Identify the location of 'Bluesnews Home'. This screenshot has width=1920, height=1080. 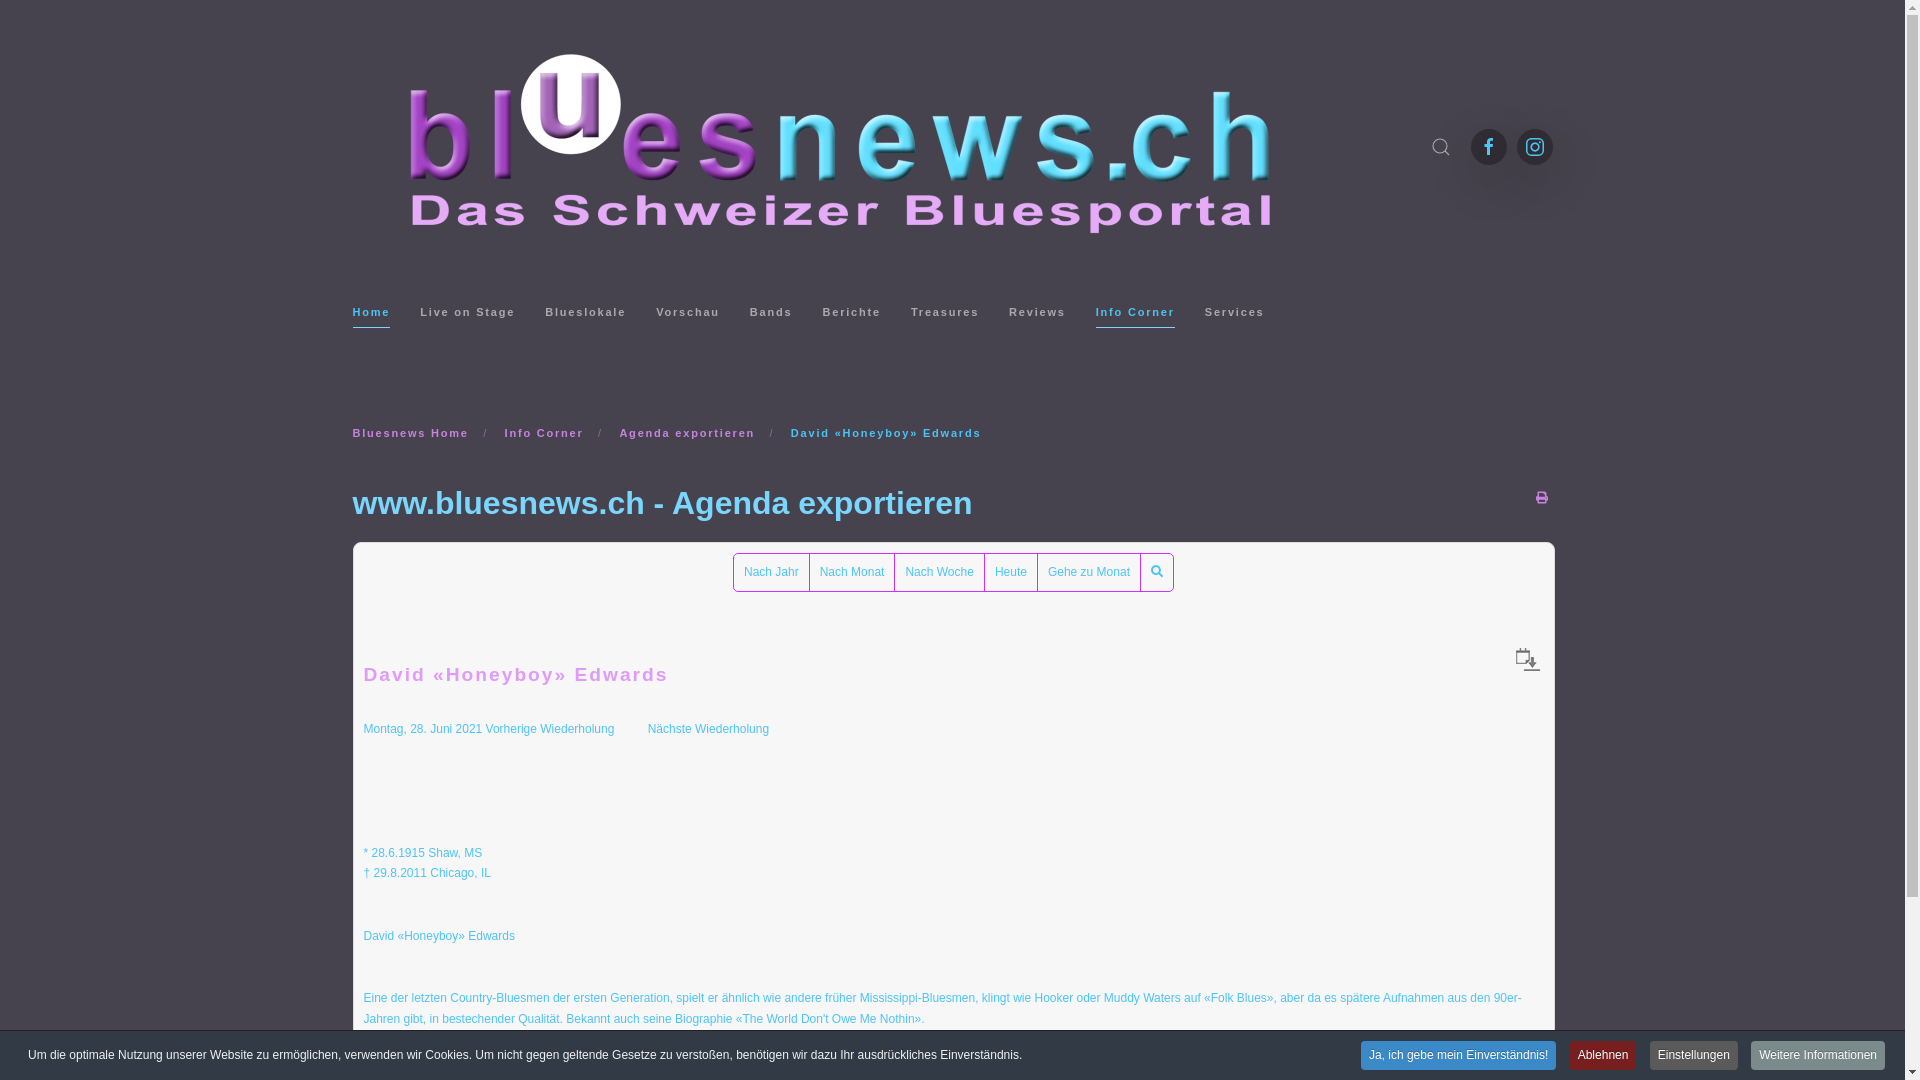
(408, 431).